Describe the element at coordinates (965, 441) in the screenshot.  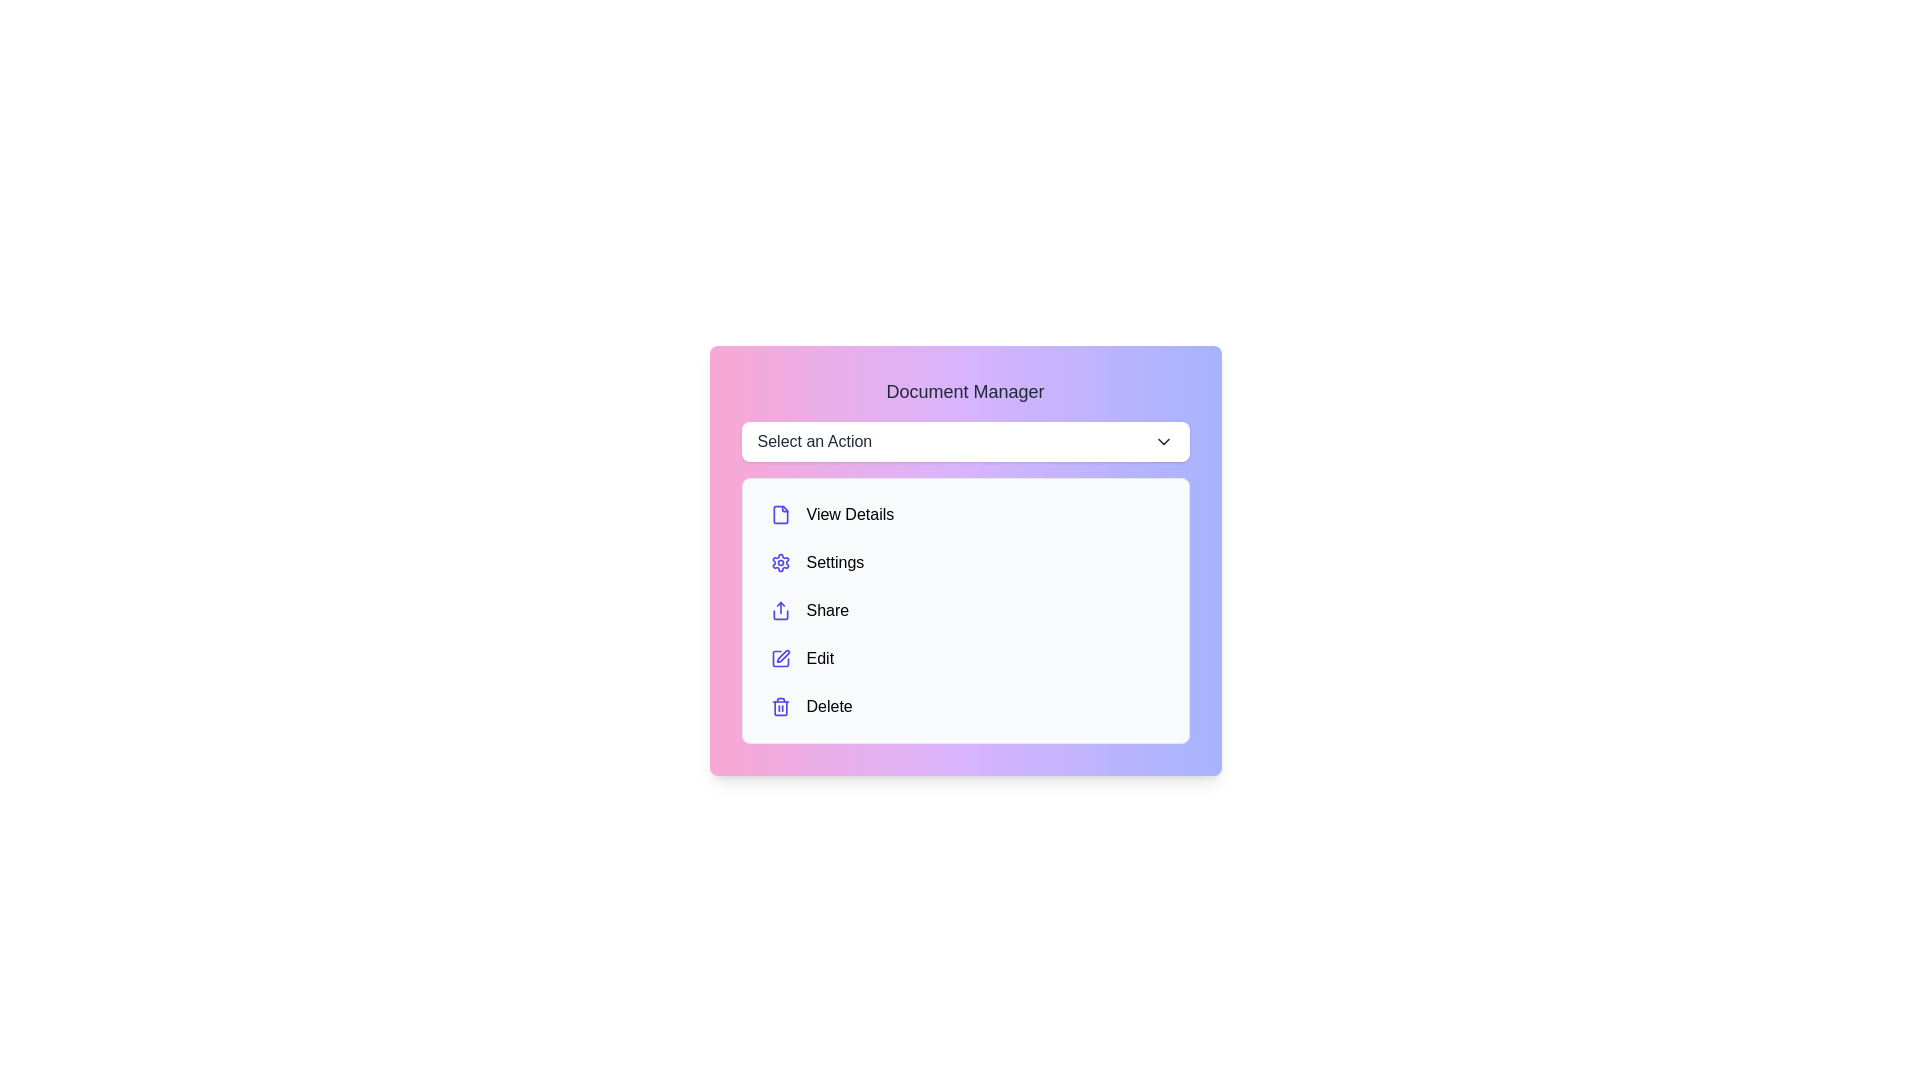
I see `keyboard navigation` at that location.